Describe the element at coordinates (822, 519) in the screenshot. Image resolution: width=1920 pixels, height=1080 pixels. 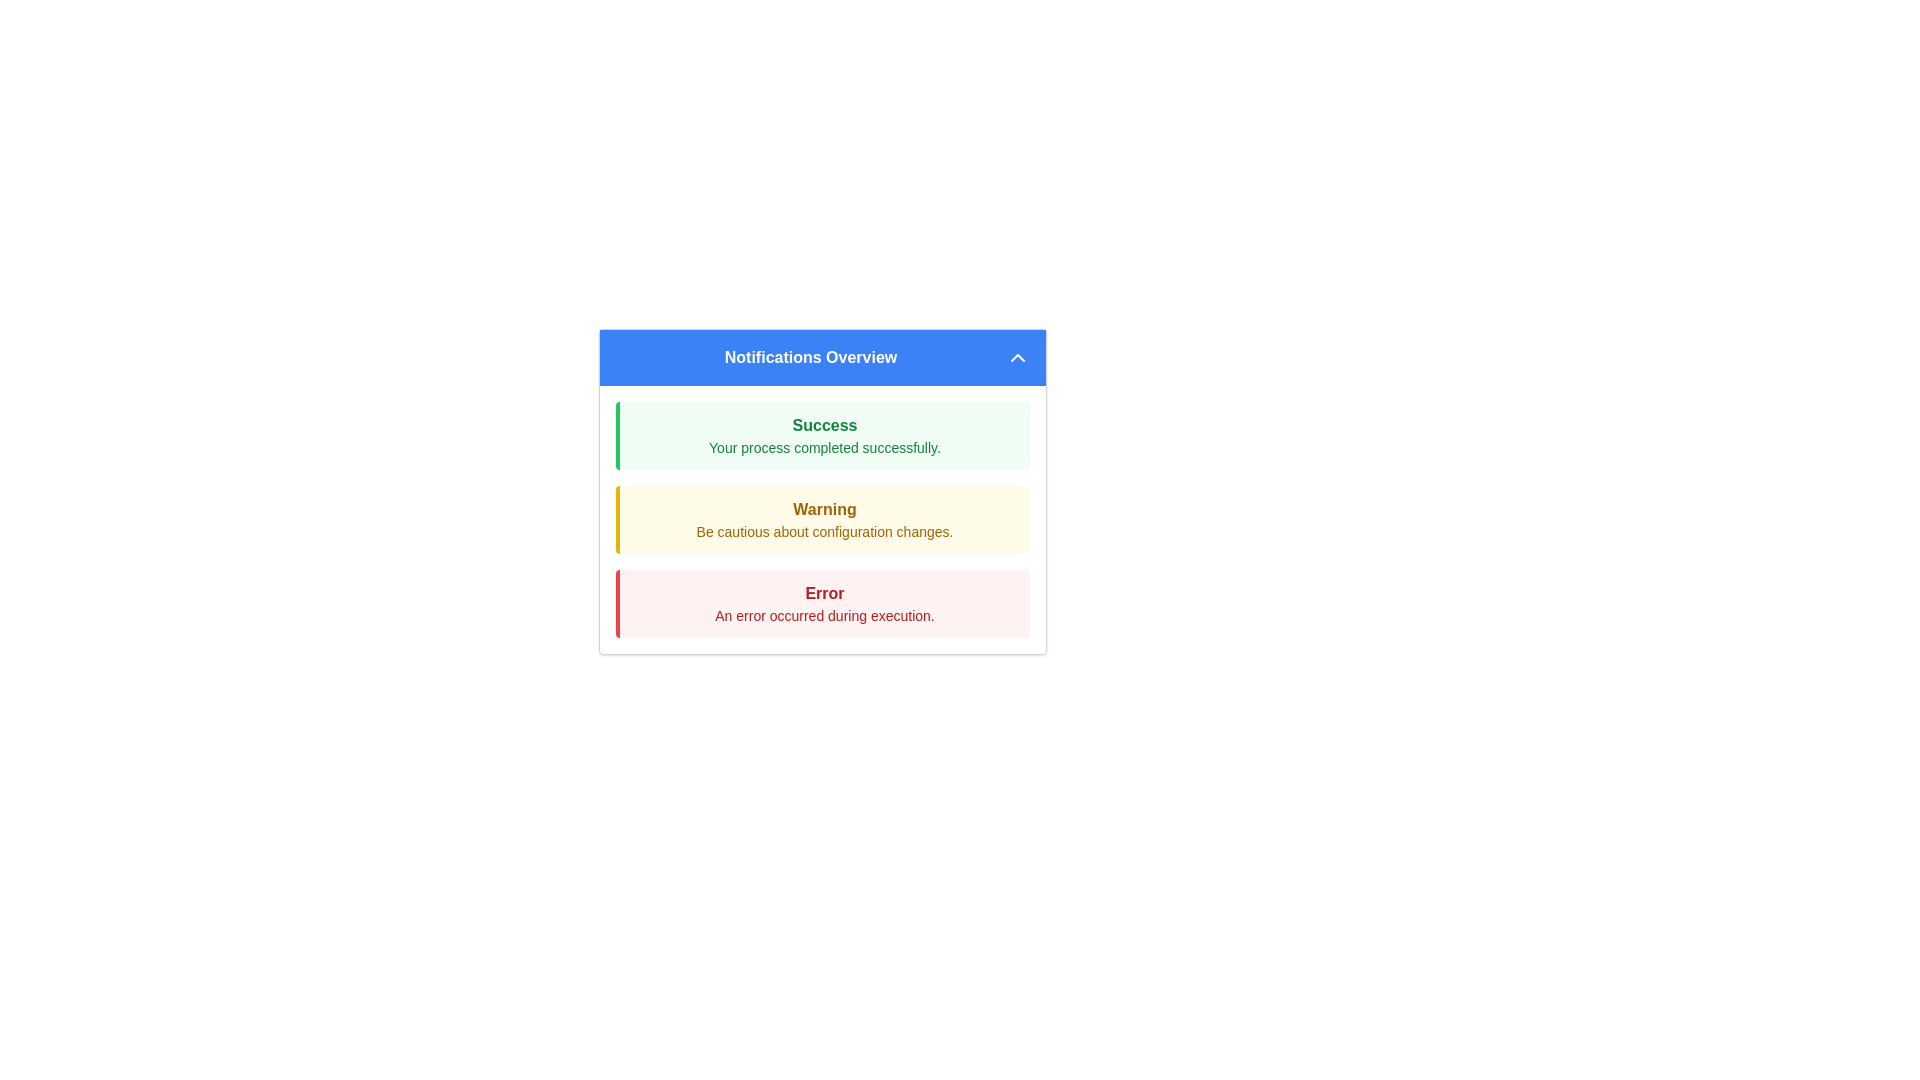
I see `warning message from the second notification message box, which is located between the green 'Success' notification and the red 'Error' notification` at that location.